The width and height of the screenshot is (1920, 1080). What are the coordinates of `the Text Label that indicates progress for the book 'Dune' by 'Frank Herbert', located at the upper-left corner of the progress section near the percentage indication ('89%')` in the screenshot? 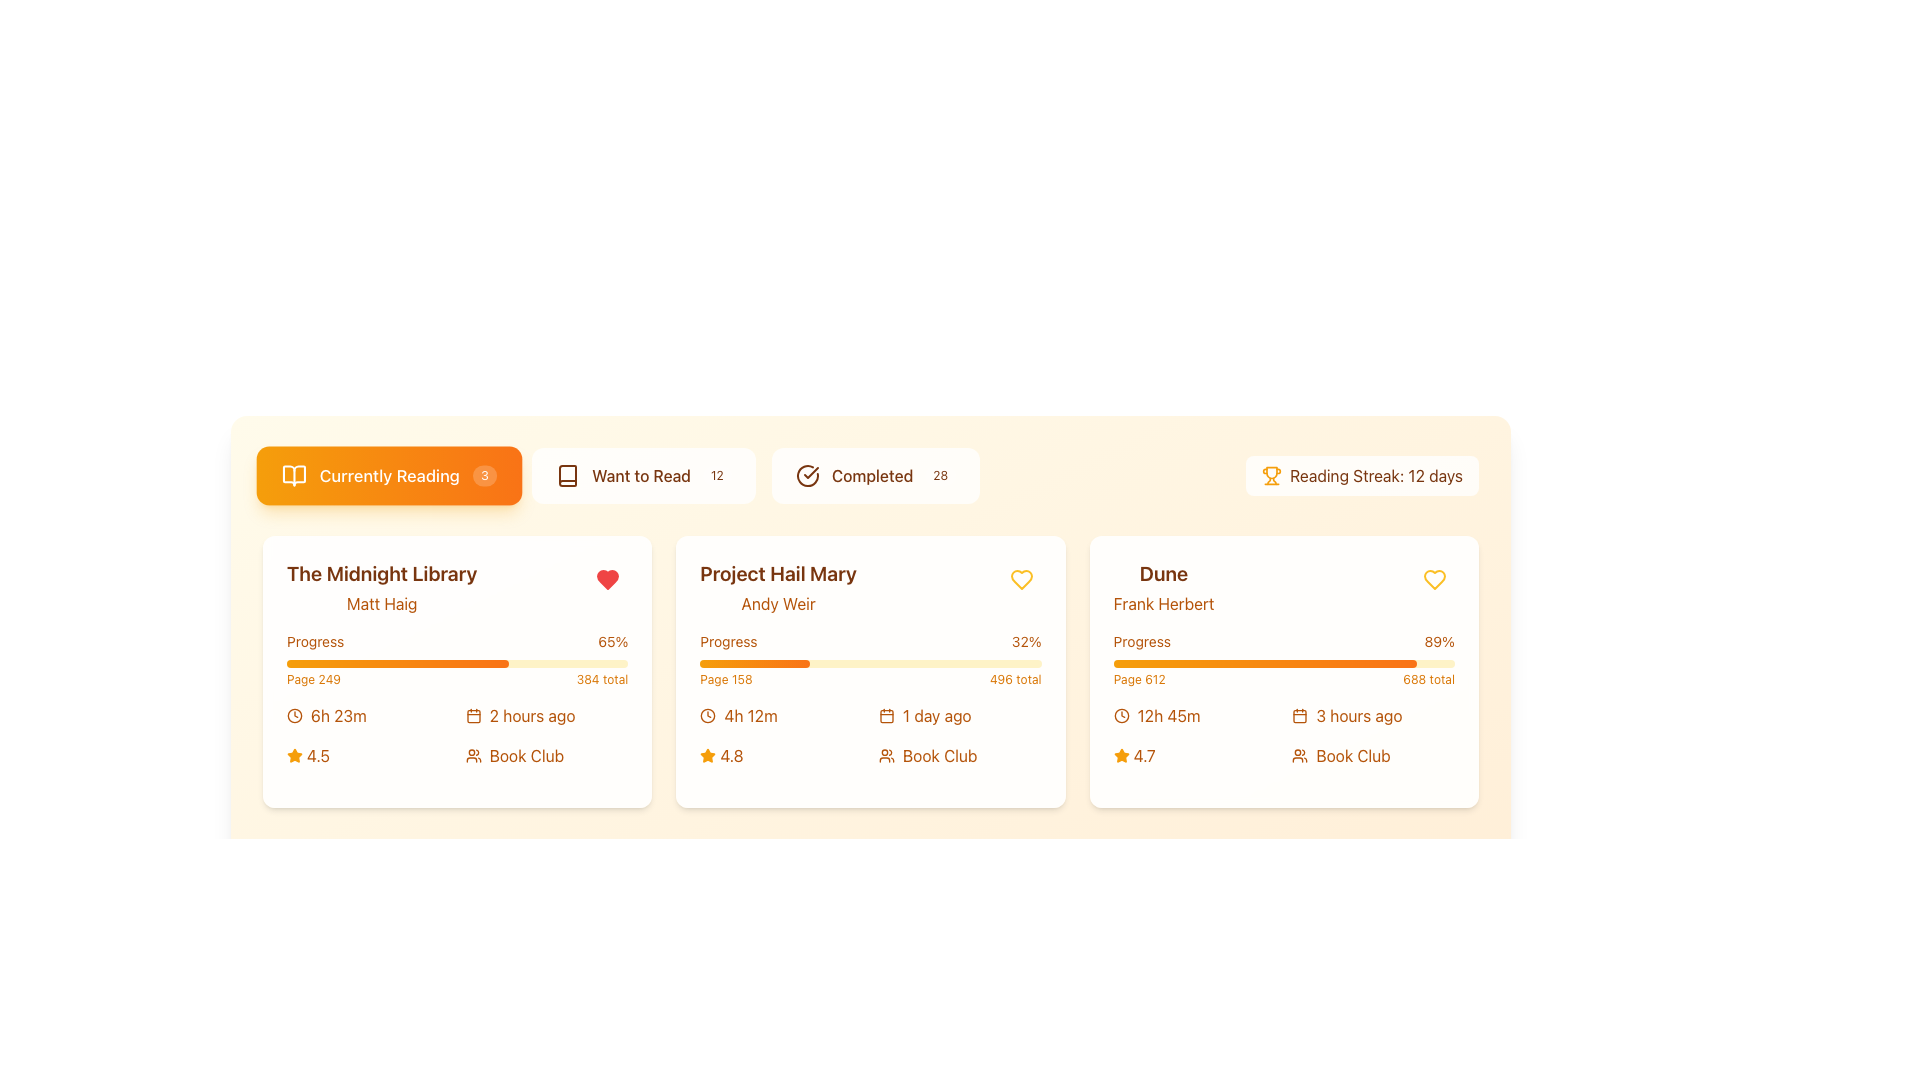 It's located at (1142, 641).